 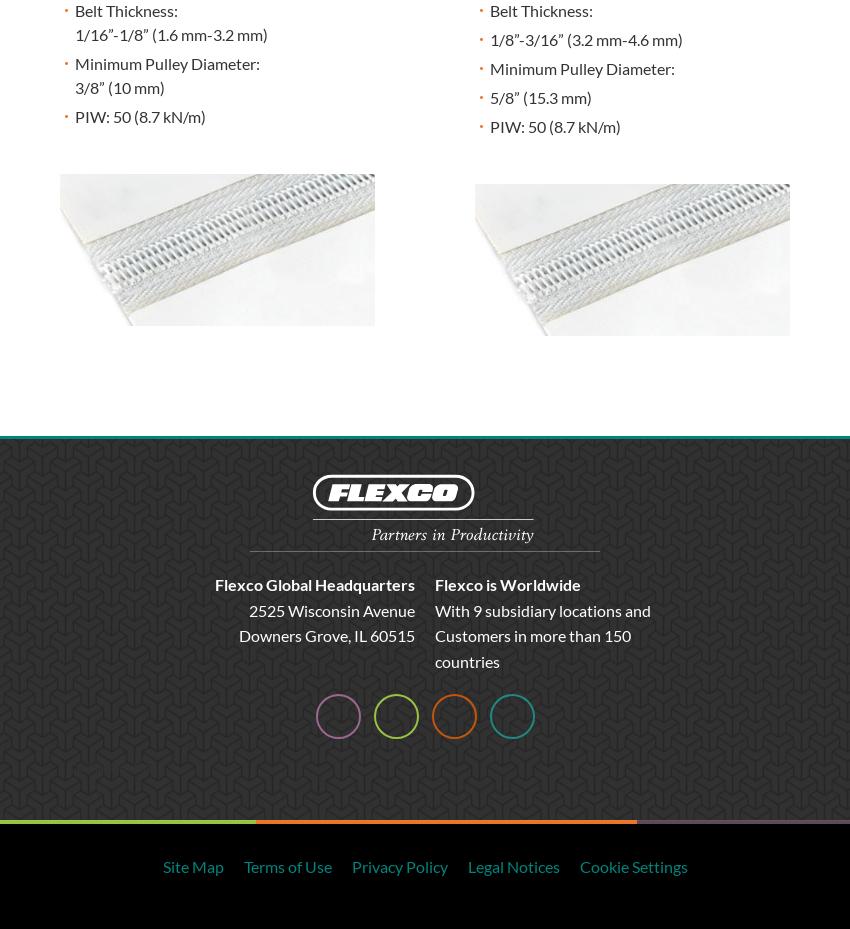 What do you see at coordinates (162, 866) in the screenshot?
I see `'Site Map'` at bounding box center [162, 866].